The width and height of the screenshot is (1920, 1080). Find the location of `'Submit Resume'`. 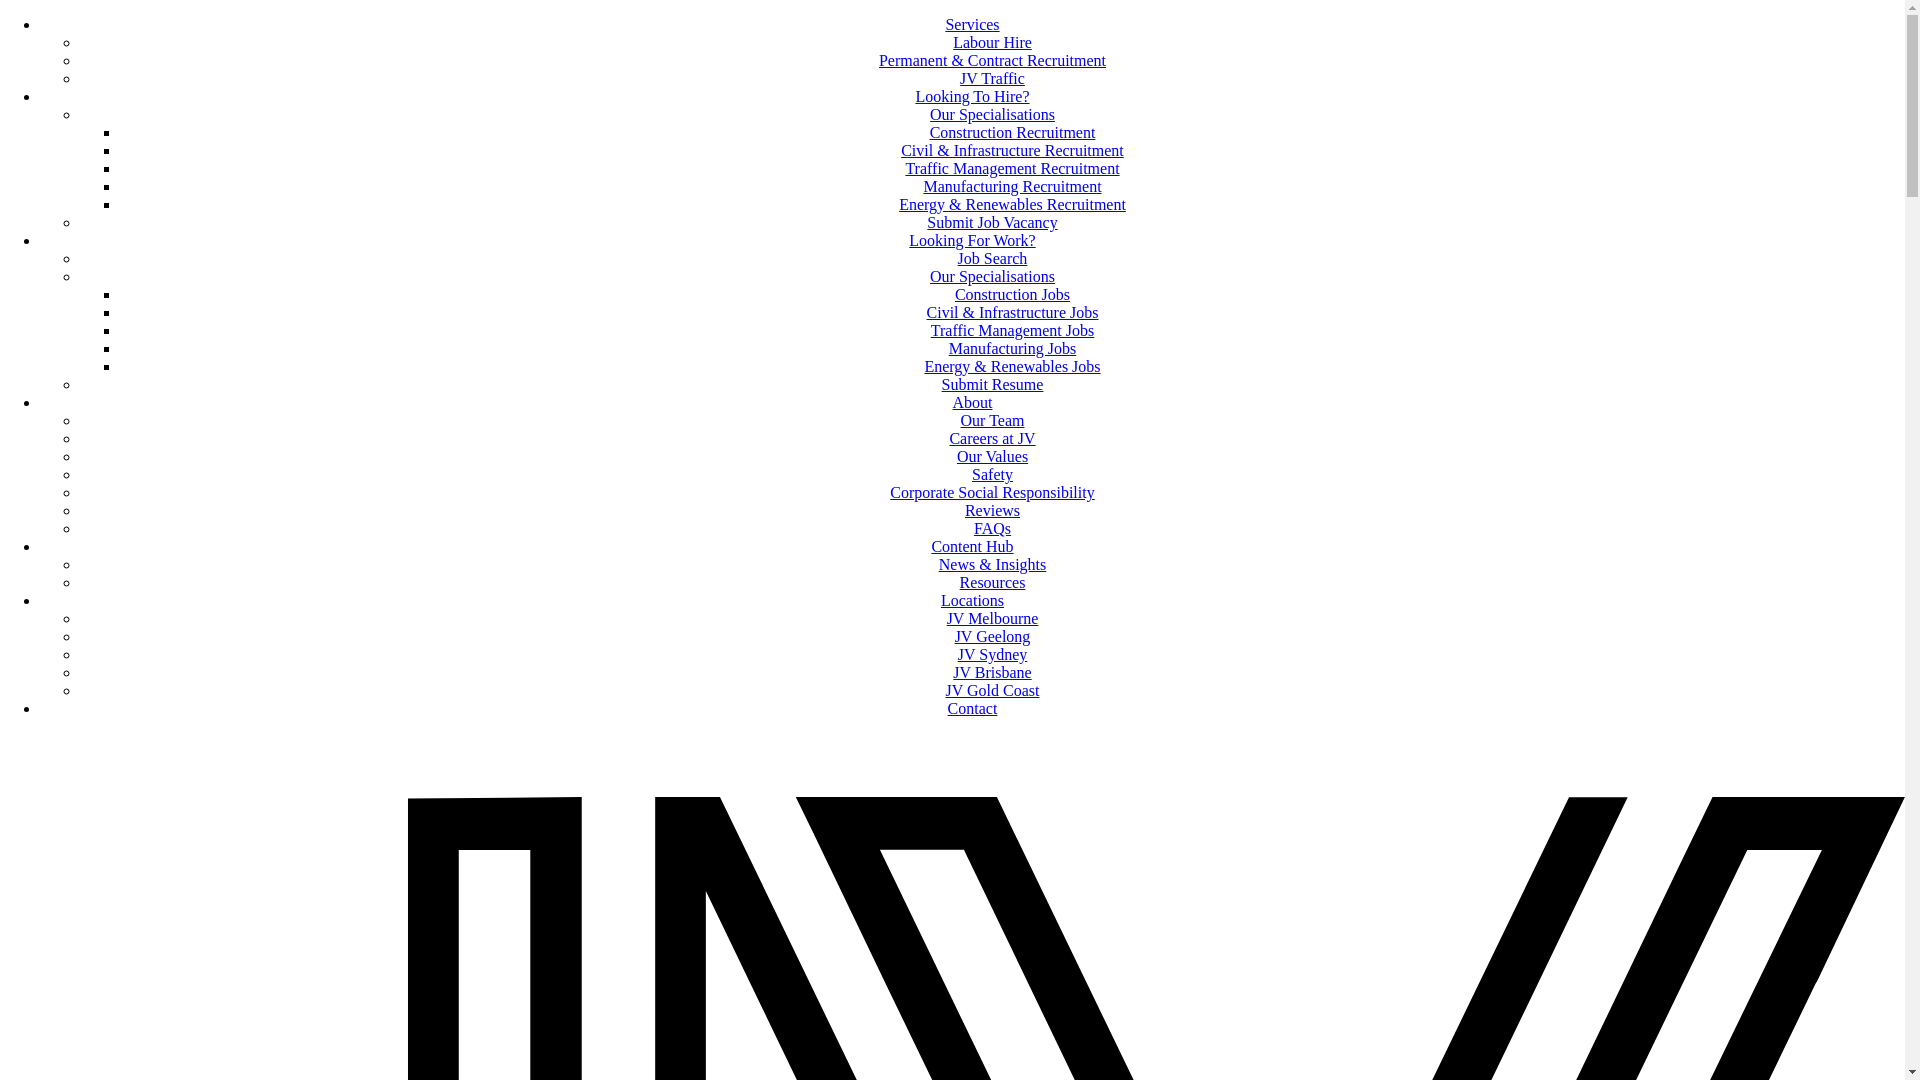

'Submit Resume' is located at coordinates (940, 384).